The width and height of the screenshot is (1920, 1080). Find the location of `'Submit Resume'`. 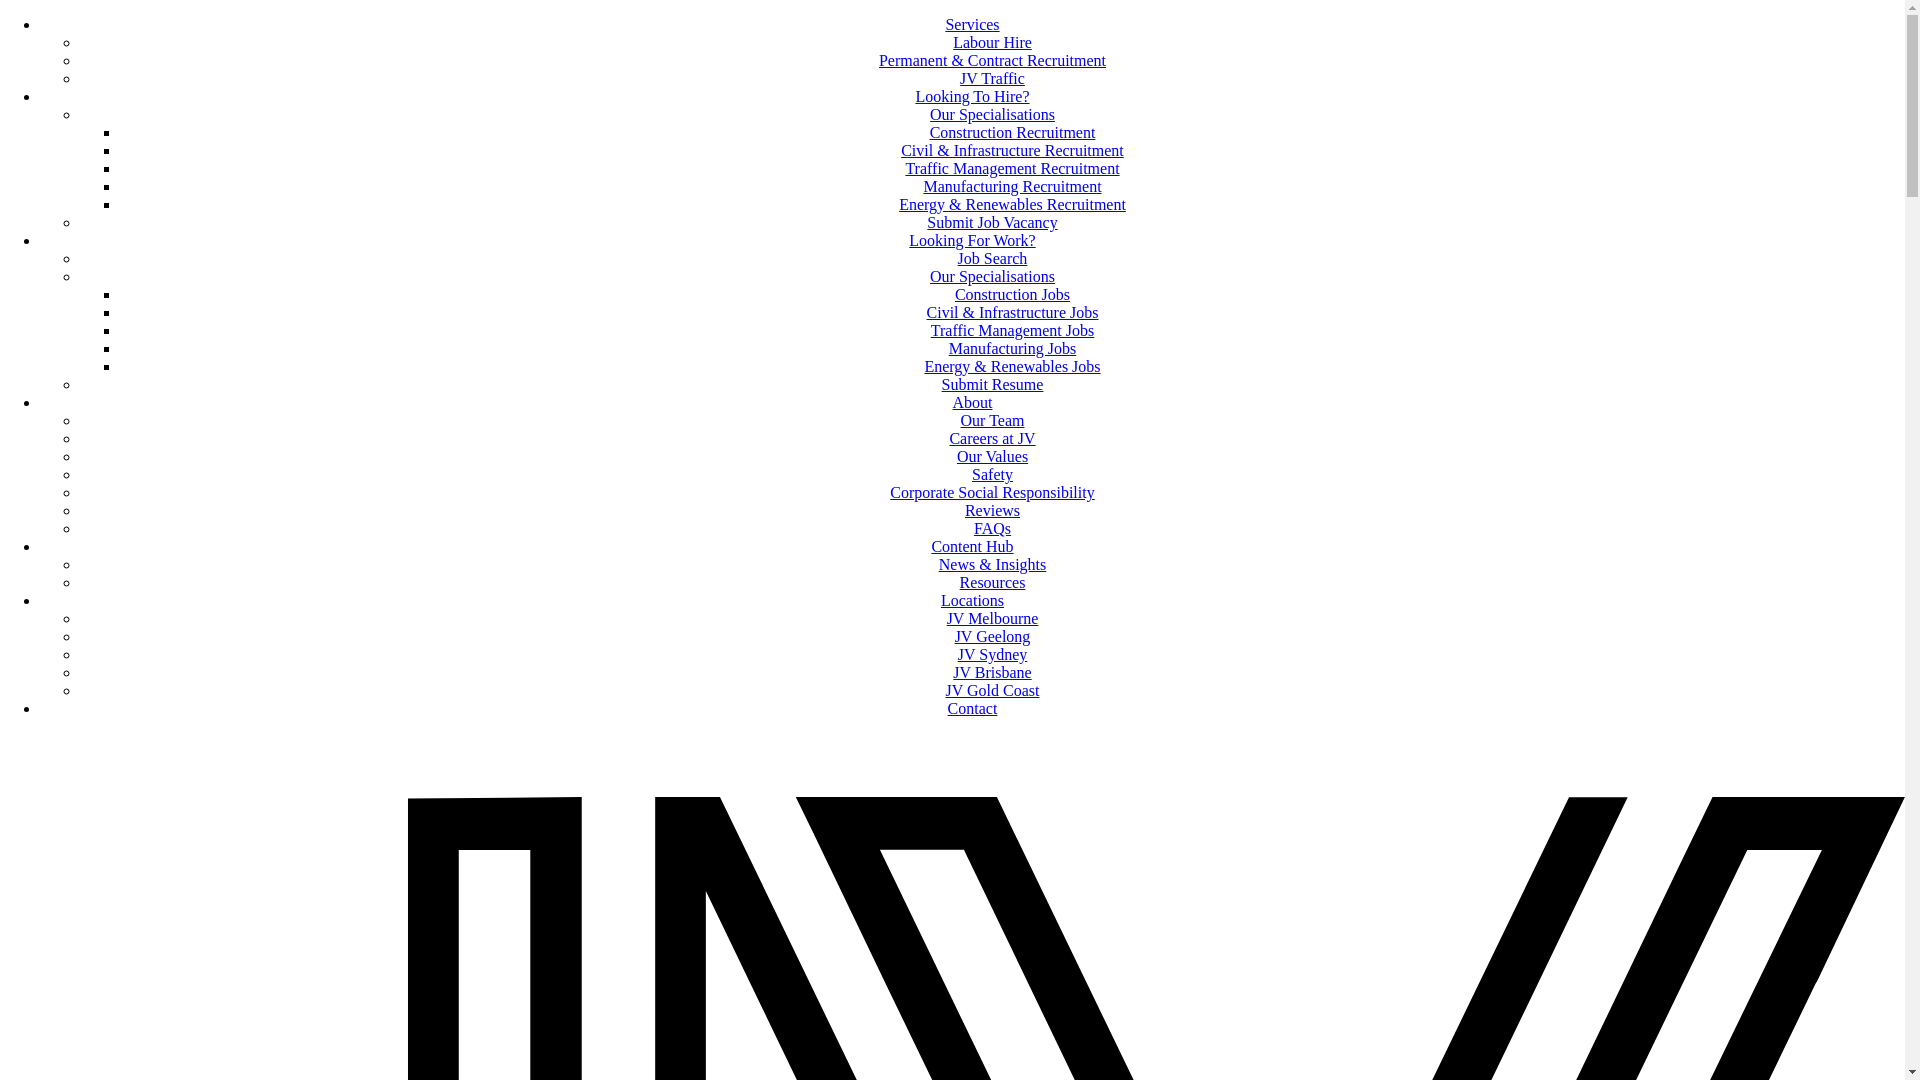

'Submit Resume' is located at coordinates (940, 384).